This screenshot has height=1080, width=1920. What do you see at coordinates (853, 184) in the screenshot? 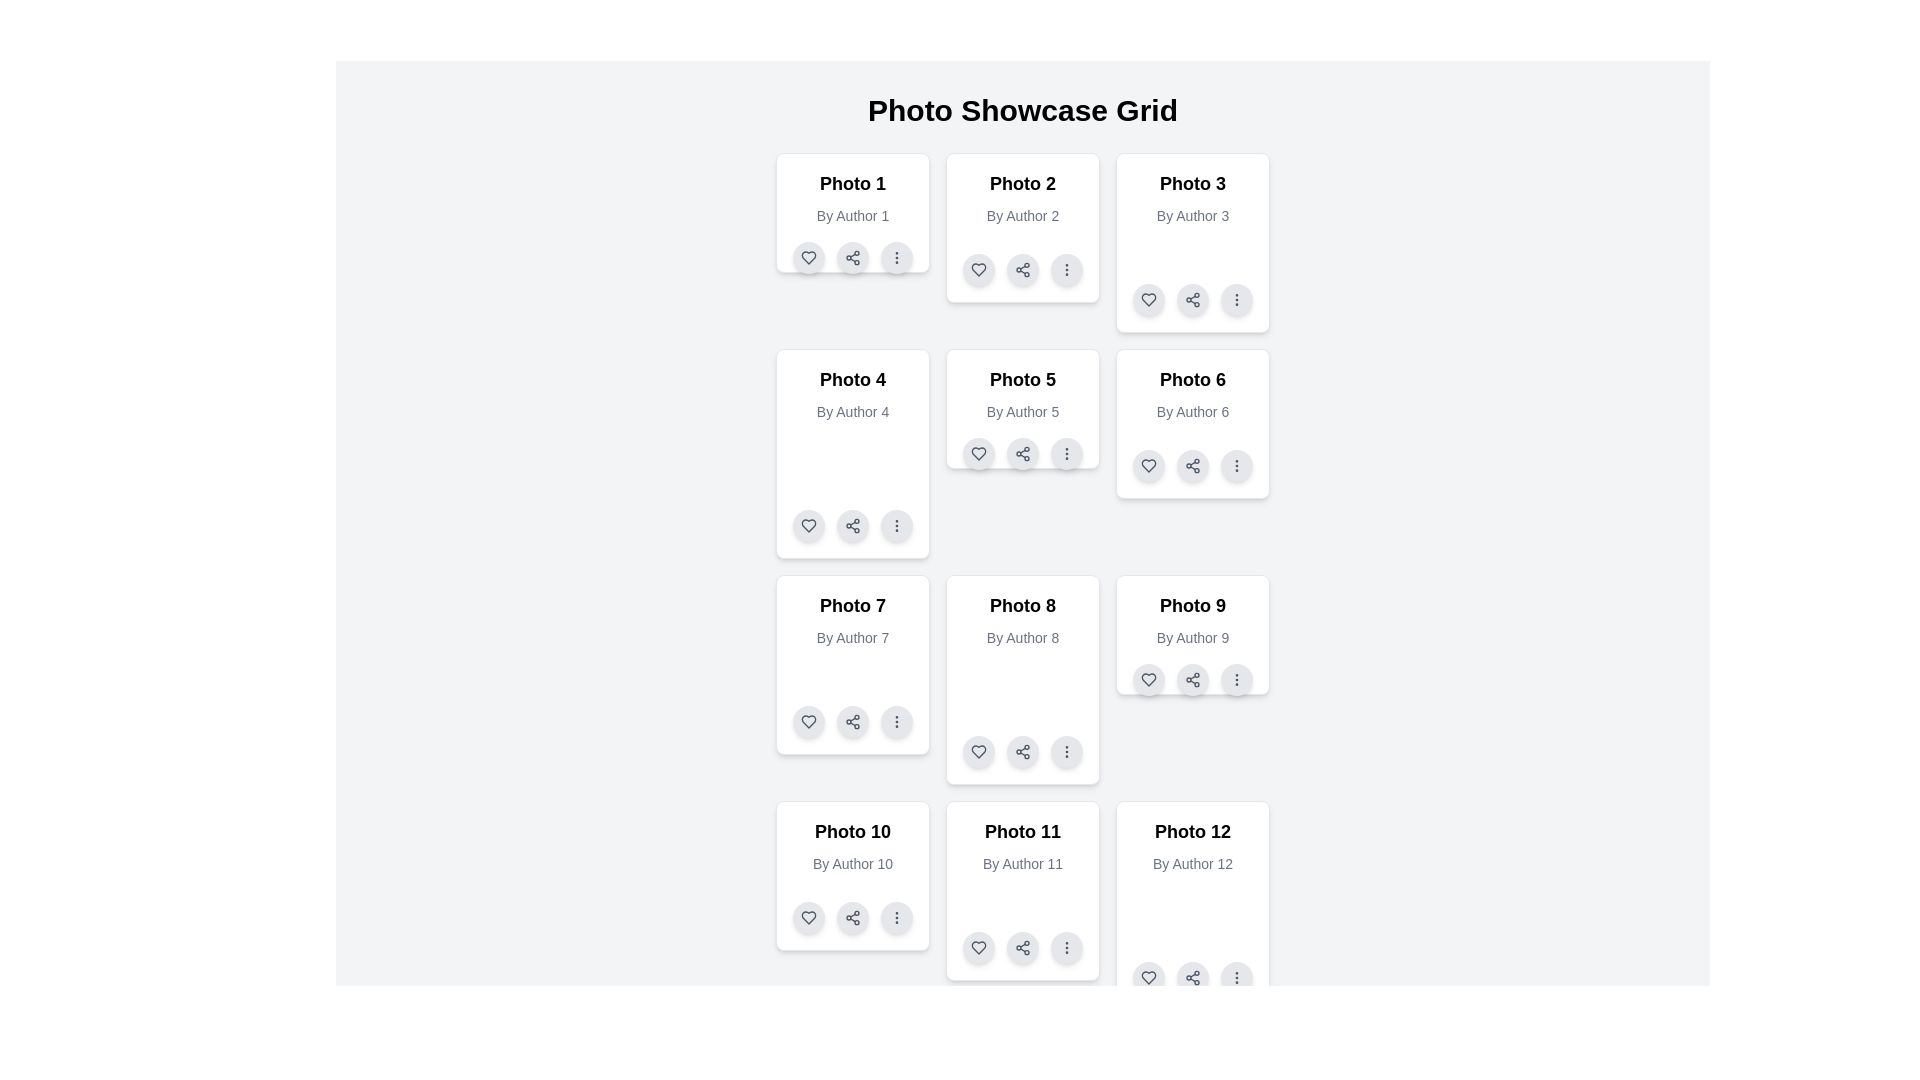
I see `the bold text element displaying 'Photo 1' at the top of the content card to select the text` at bounding box center [853, 184].